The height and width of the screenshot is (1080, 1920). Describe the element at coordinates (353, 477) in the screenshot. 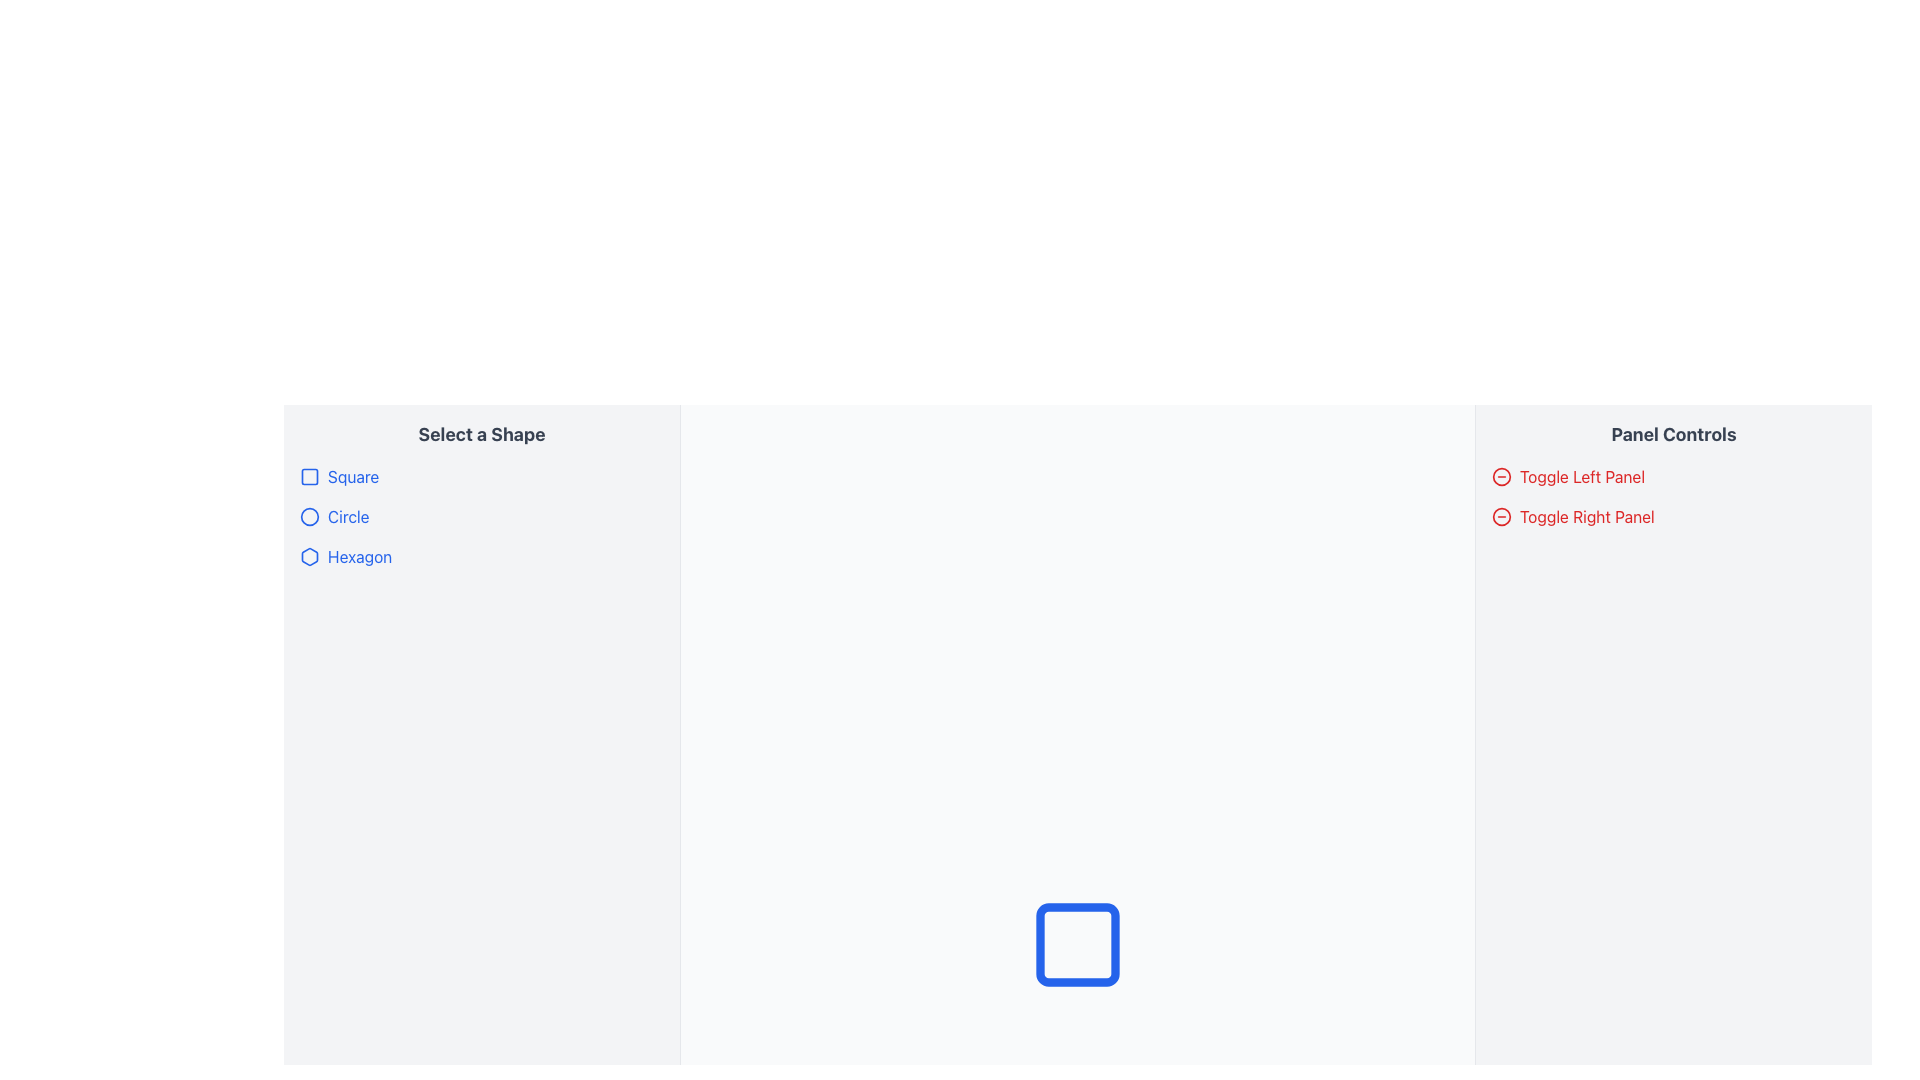

I see `text displayed in the blue font text label that says 'Square', located under the header 'Select a Shape' in the left pane, which is the first label in the list` at that location.